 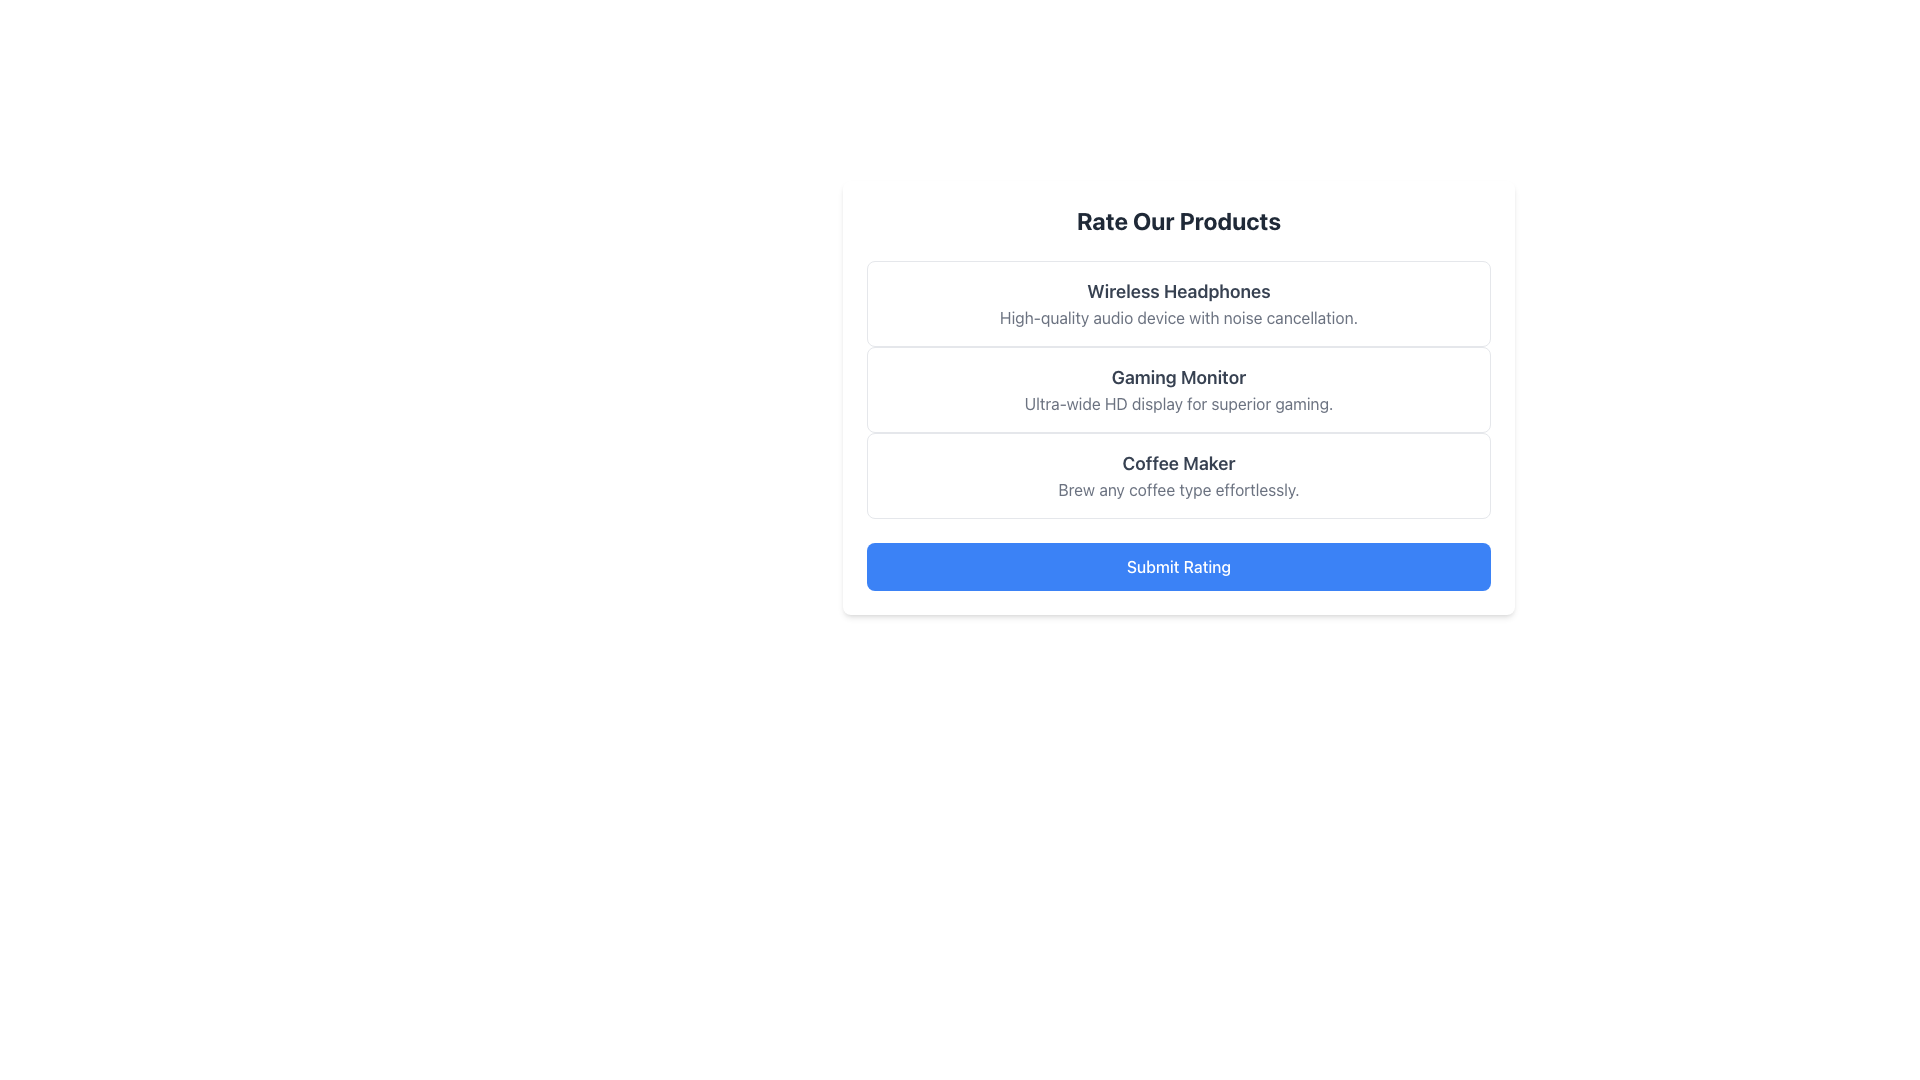 I want to click on the rectangular button with a blue background and white text that reads 'Submit Rating' located at the bottom of the 'Rate Our Products' section, so click(x=1179, y=567).